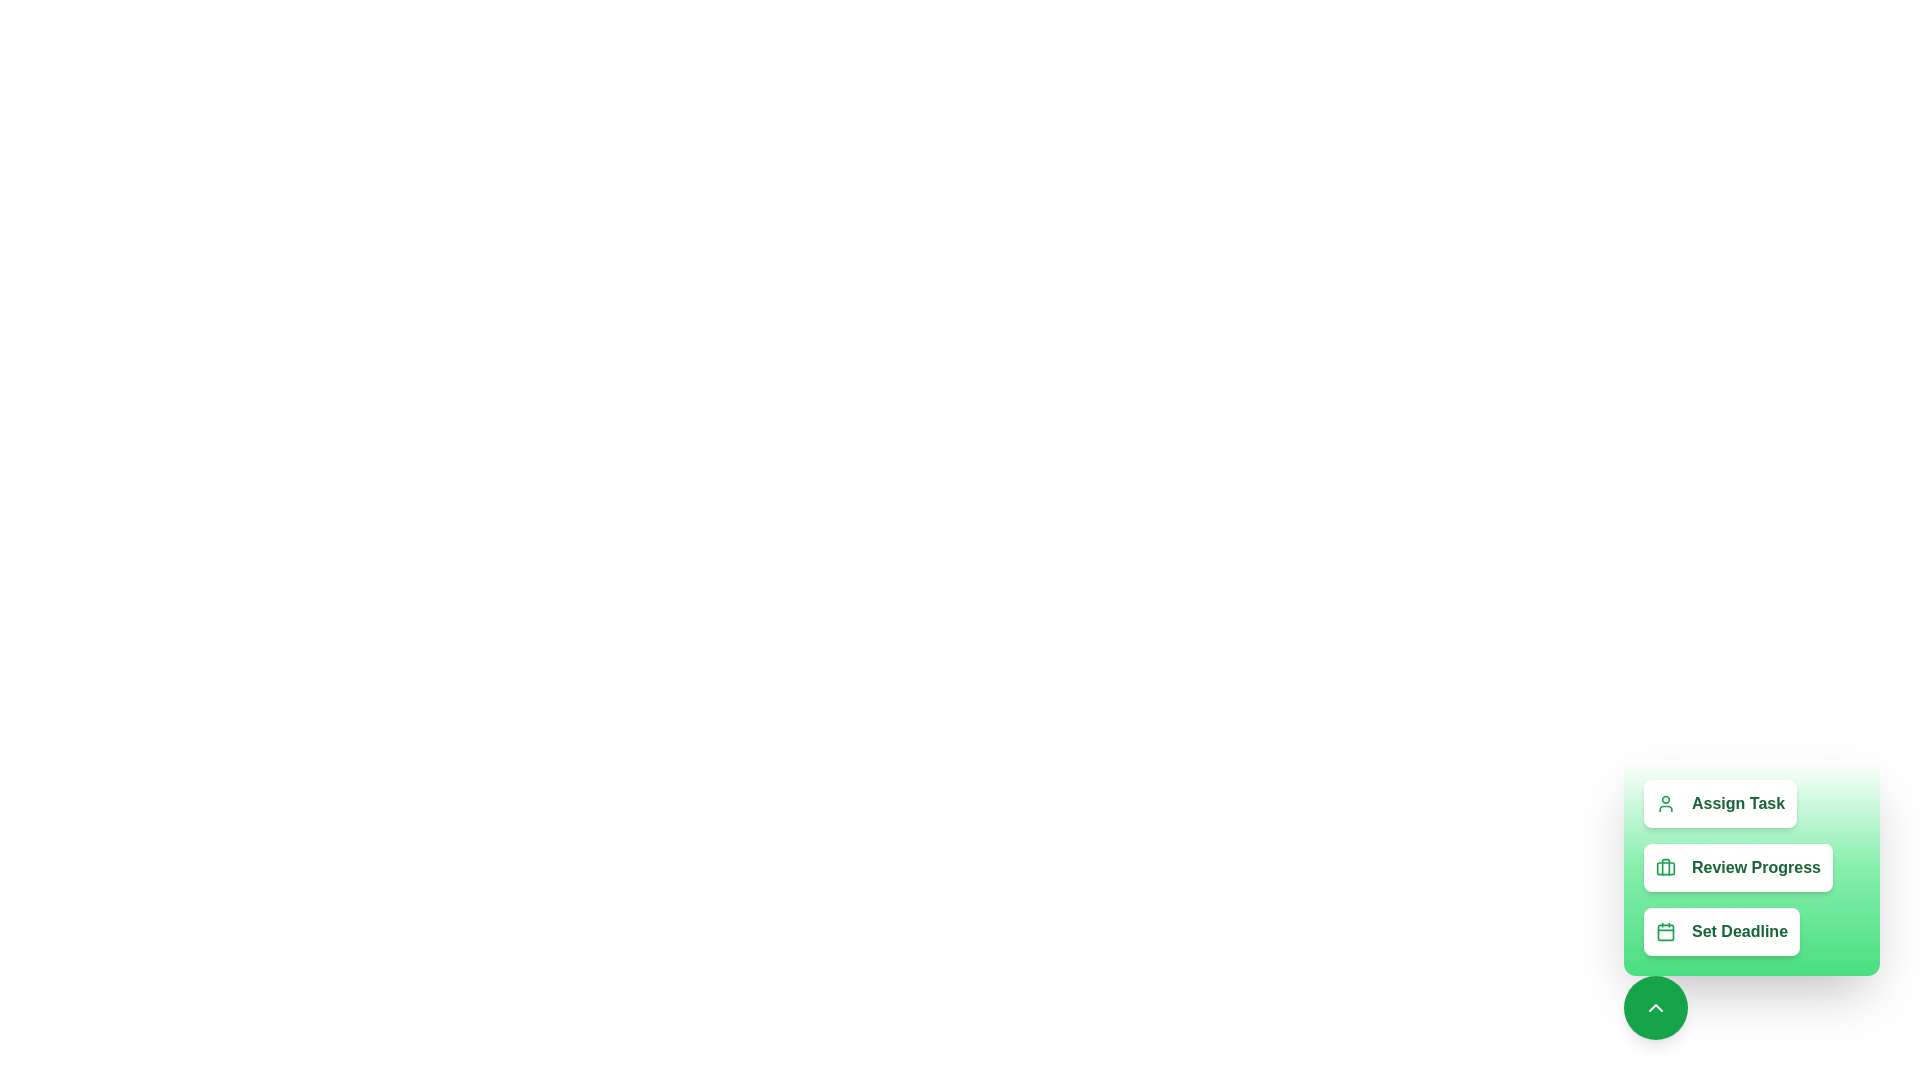 This screenshot has height=1080, width=1920. What do you see at coordinates (1737, 866) in the screenshot?
I see `the button to execute the task action Review Progress` at bounding box center [1737, 866].